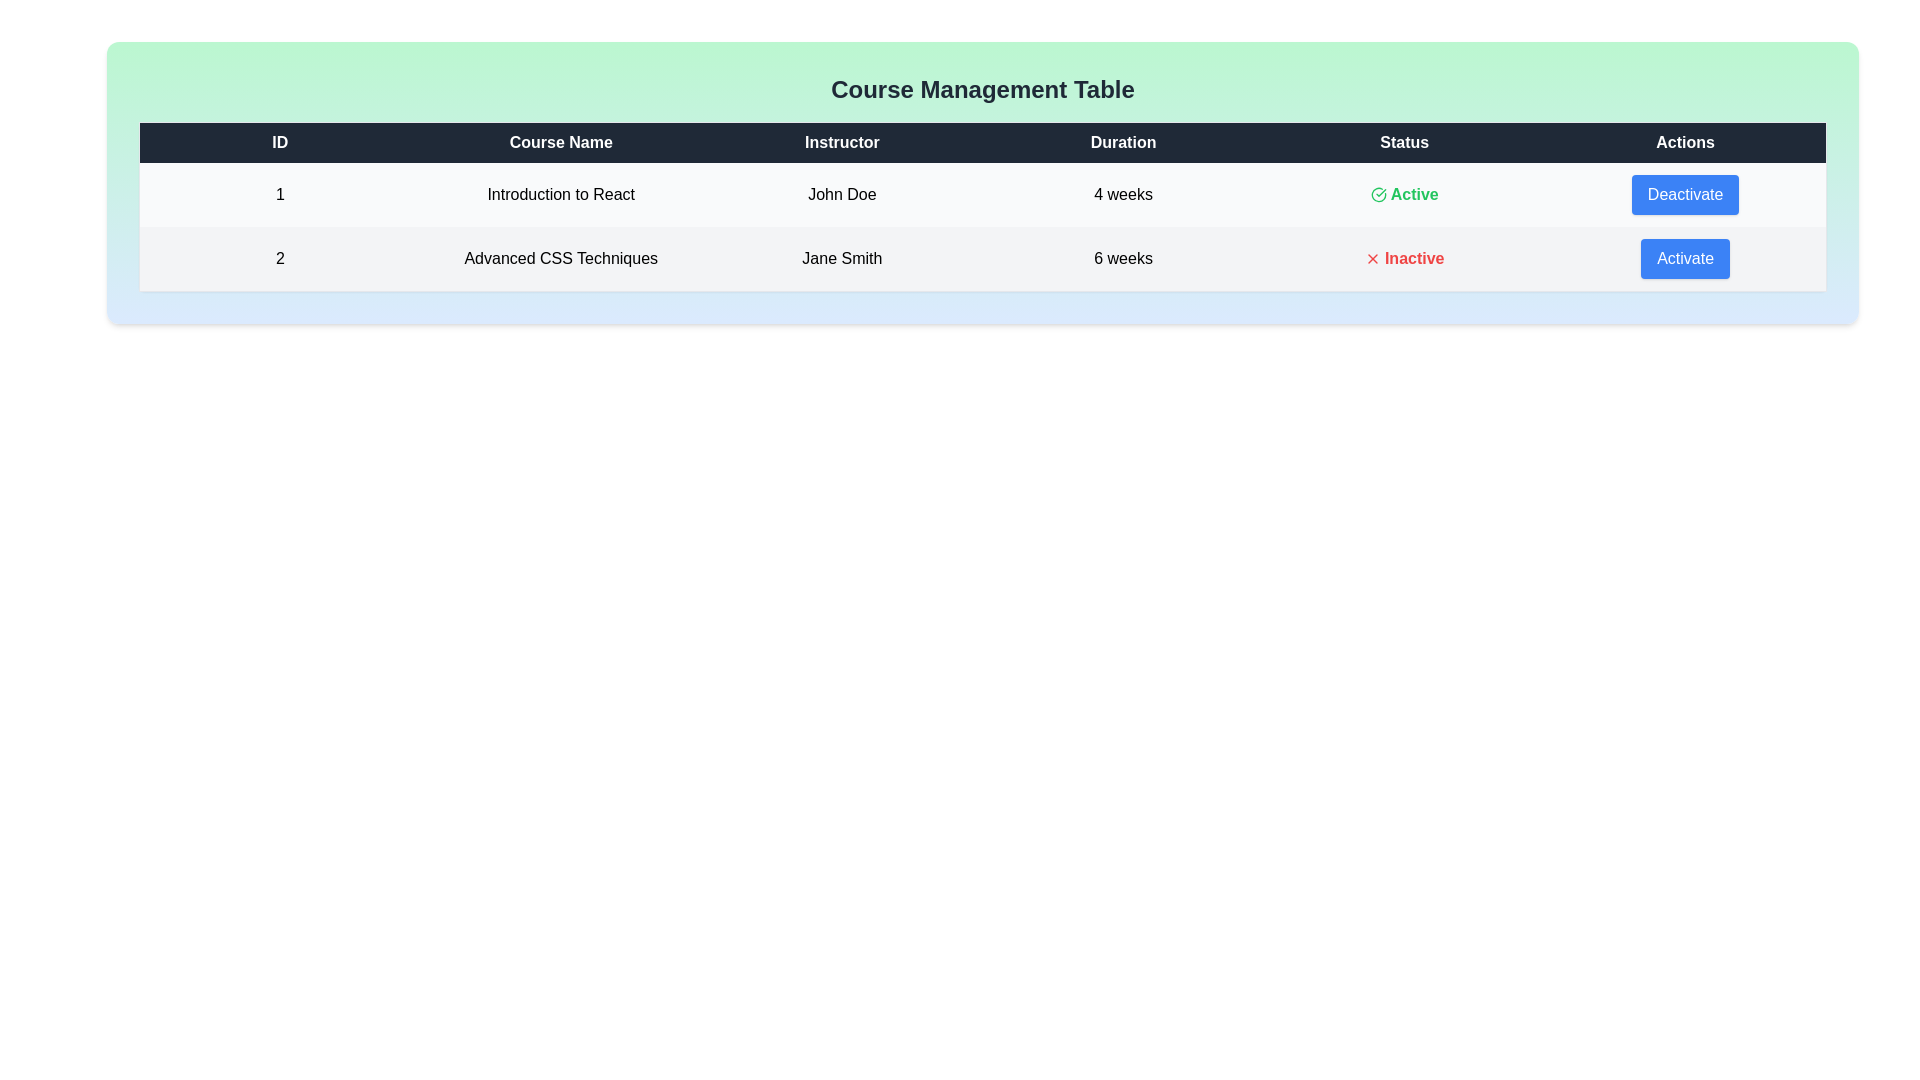 This screenshot has height=1080, width=1920. I want to click on the Text label indicating 'Inactive' status in the second row of the table, located in the 'Status' column, so click(1403, 257).